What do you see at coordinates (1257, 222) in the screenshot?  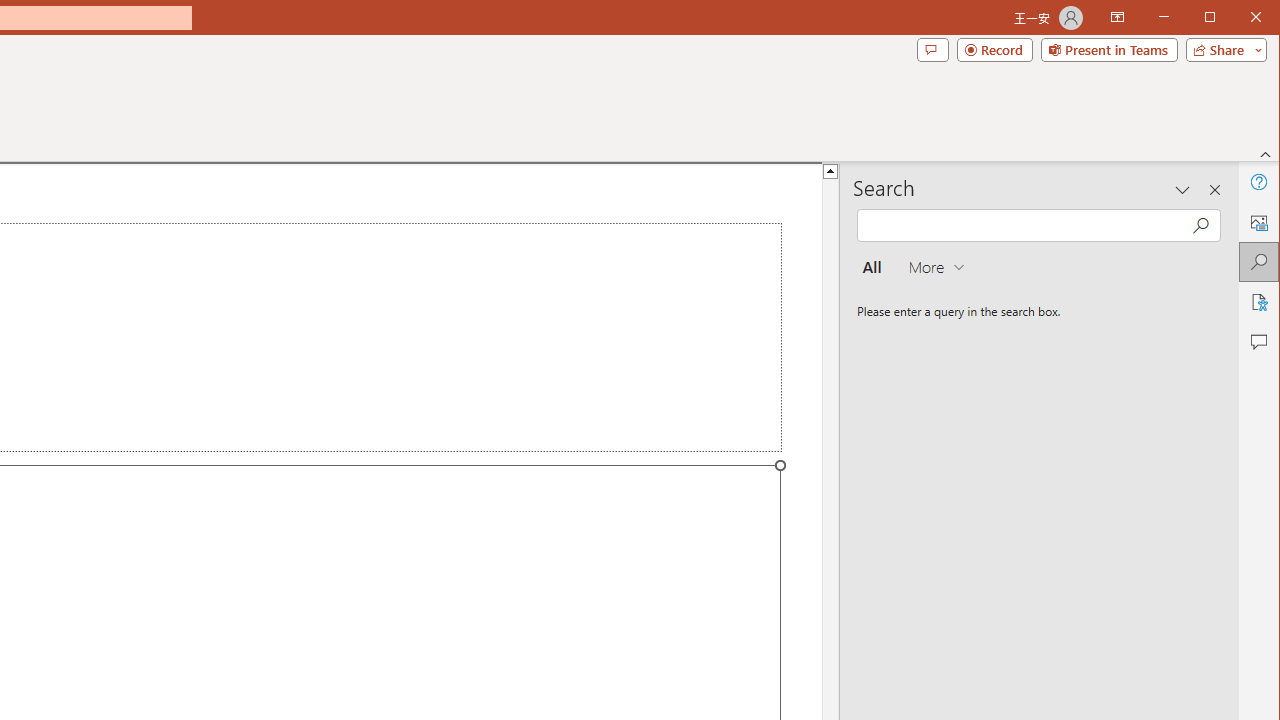 I see `'Alt Text'` at bounding box center [1257, 222].